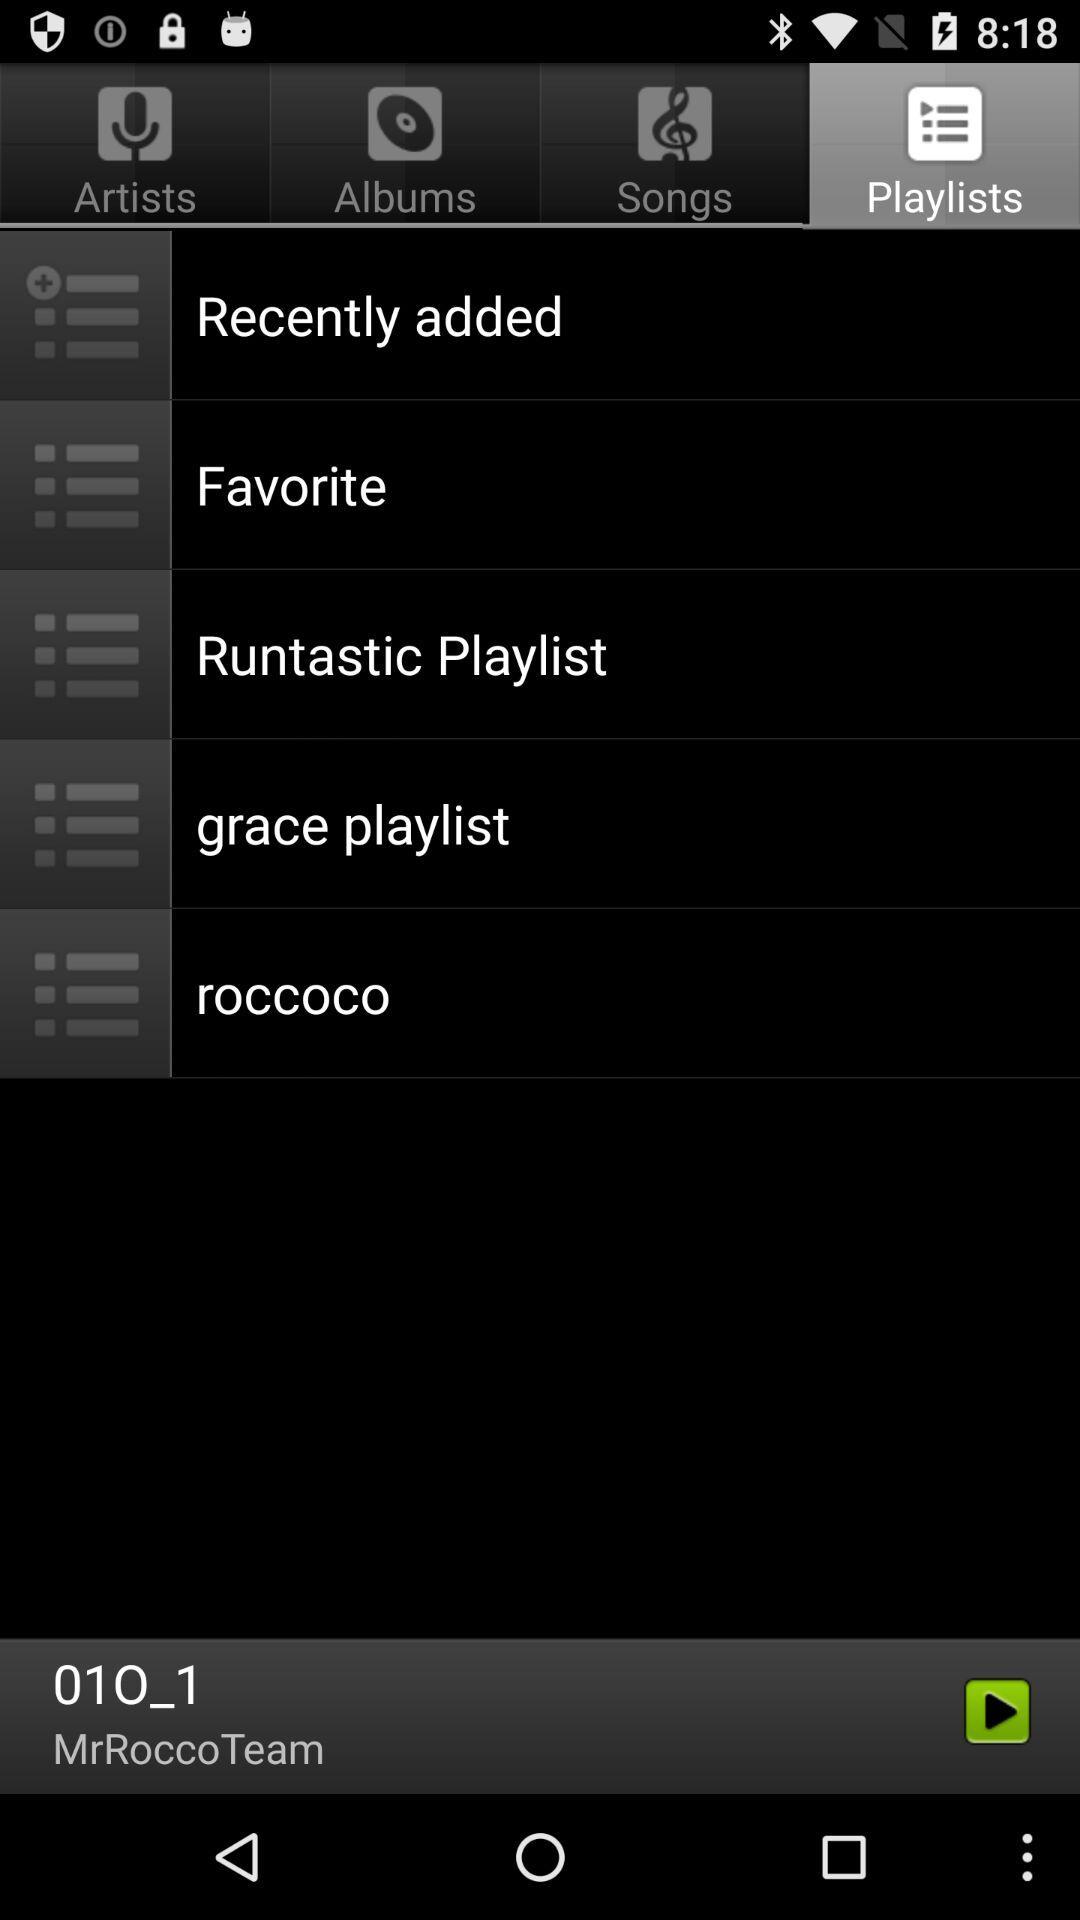  I want to click on playlists, so click(941, 146).